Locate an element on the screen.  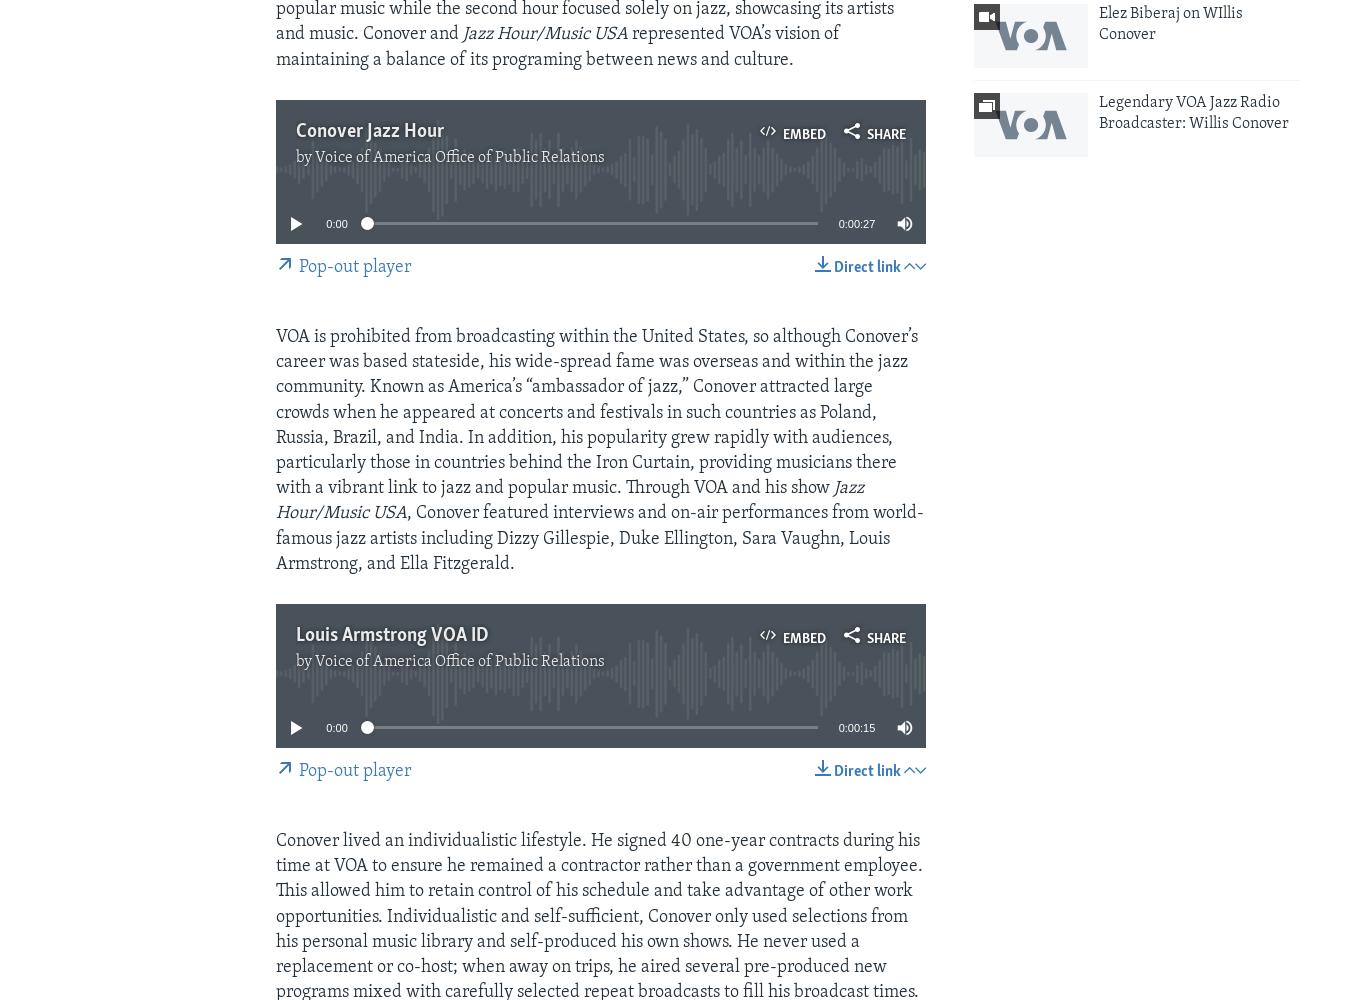
'Louis Armstrong VOA ID' is located at coordinates (391, 635).